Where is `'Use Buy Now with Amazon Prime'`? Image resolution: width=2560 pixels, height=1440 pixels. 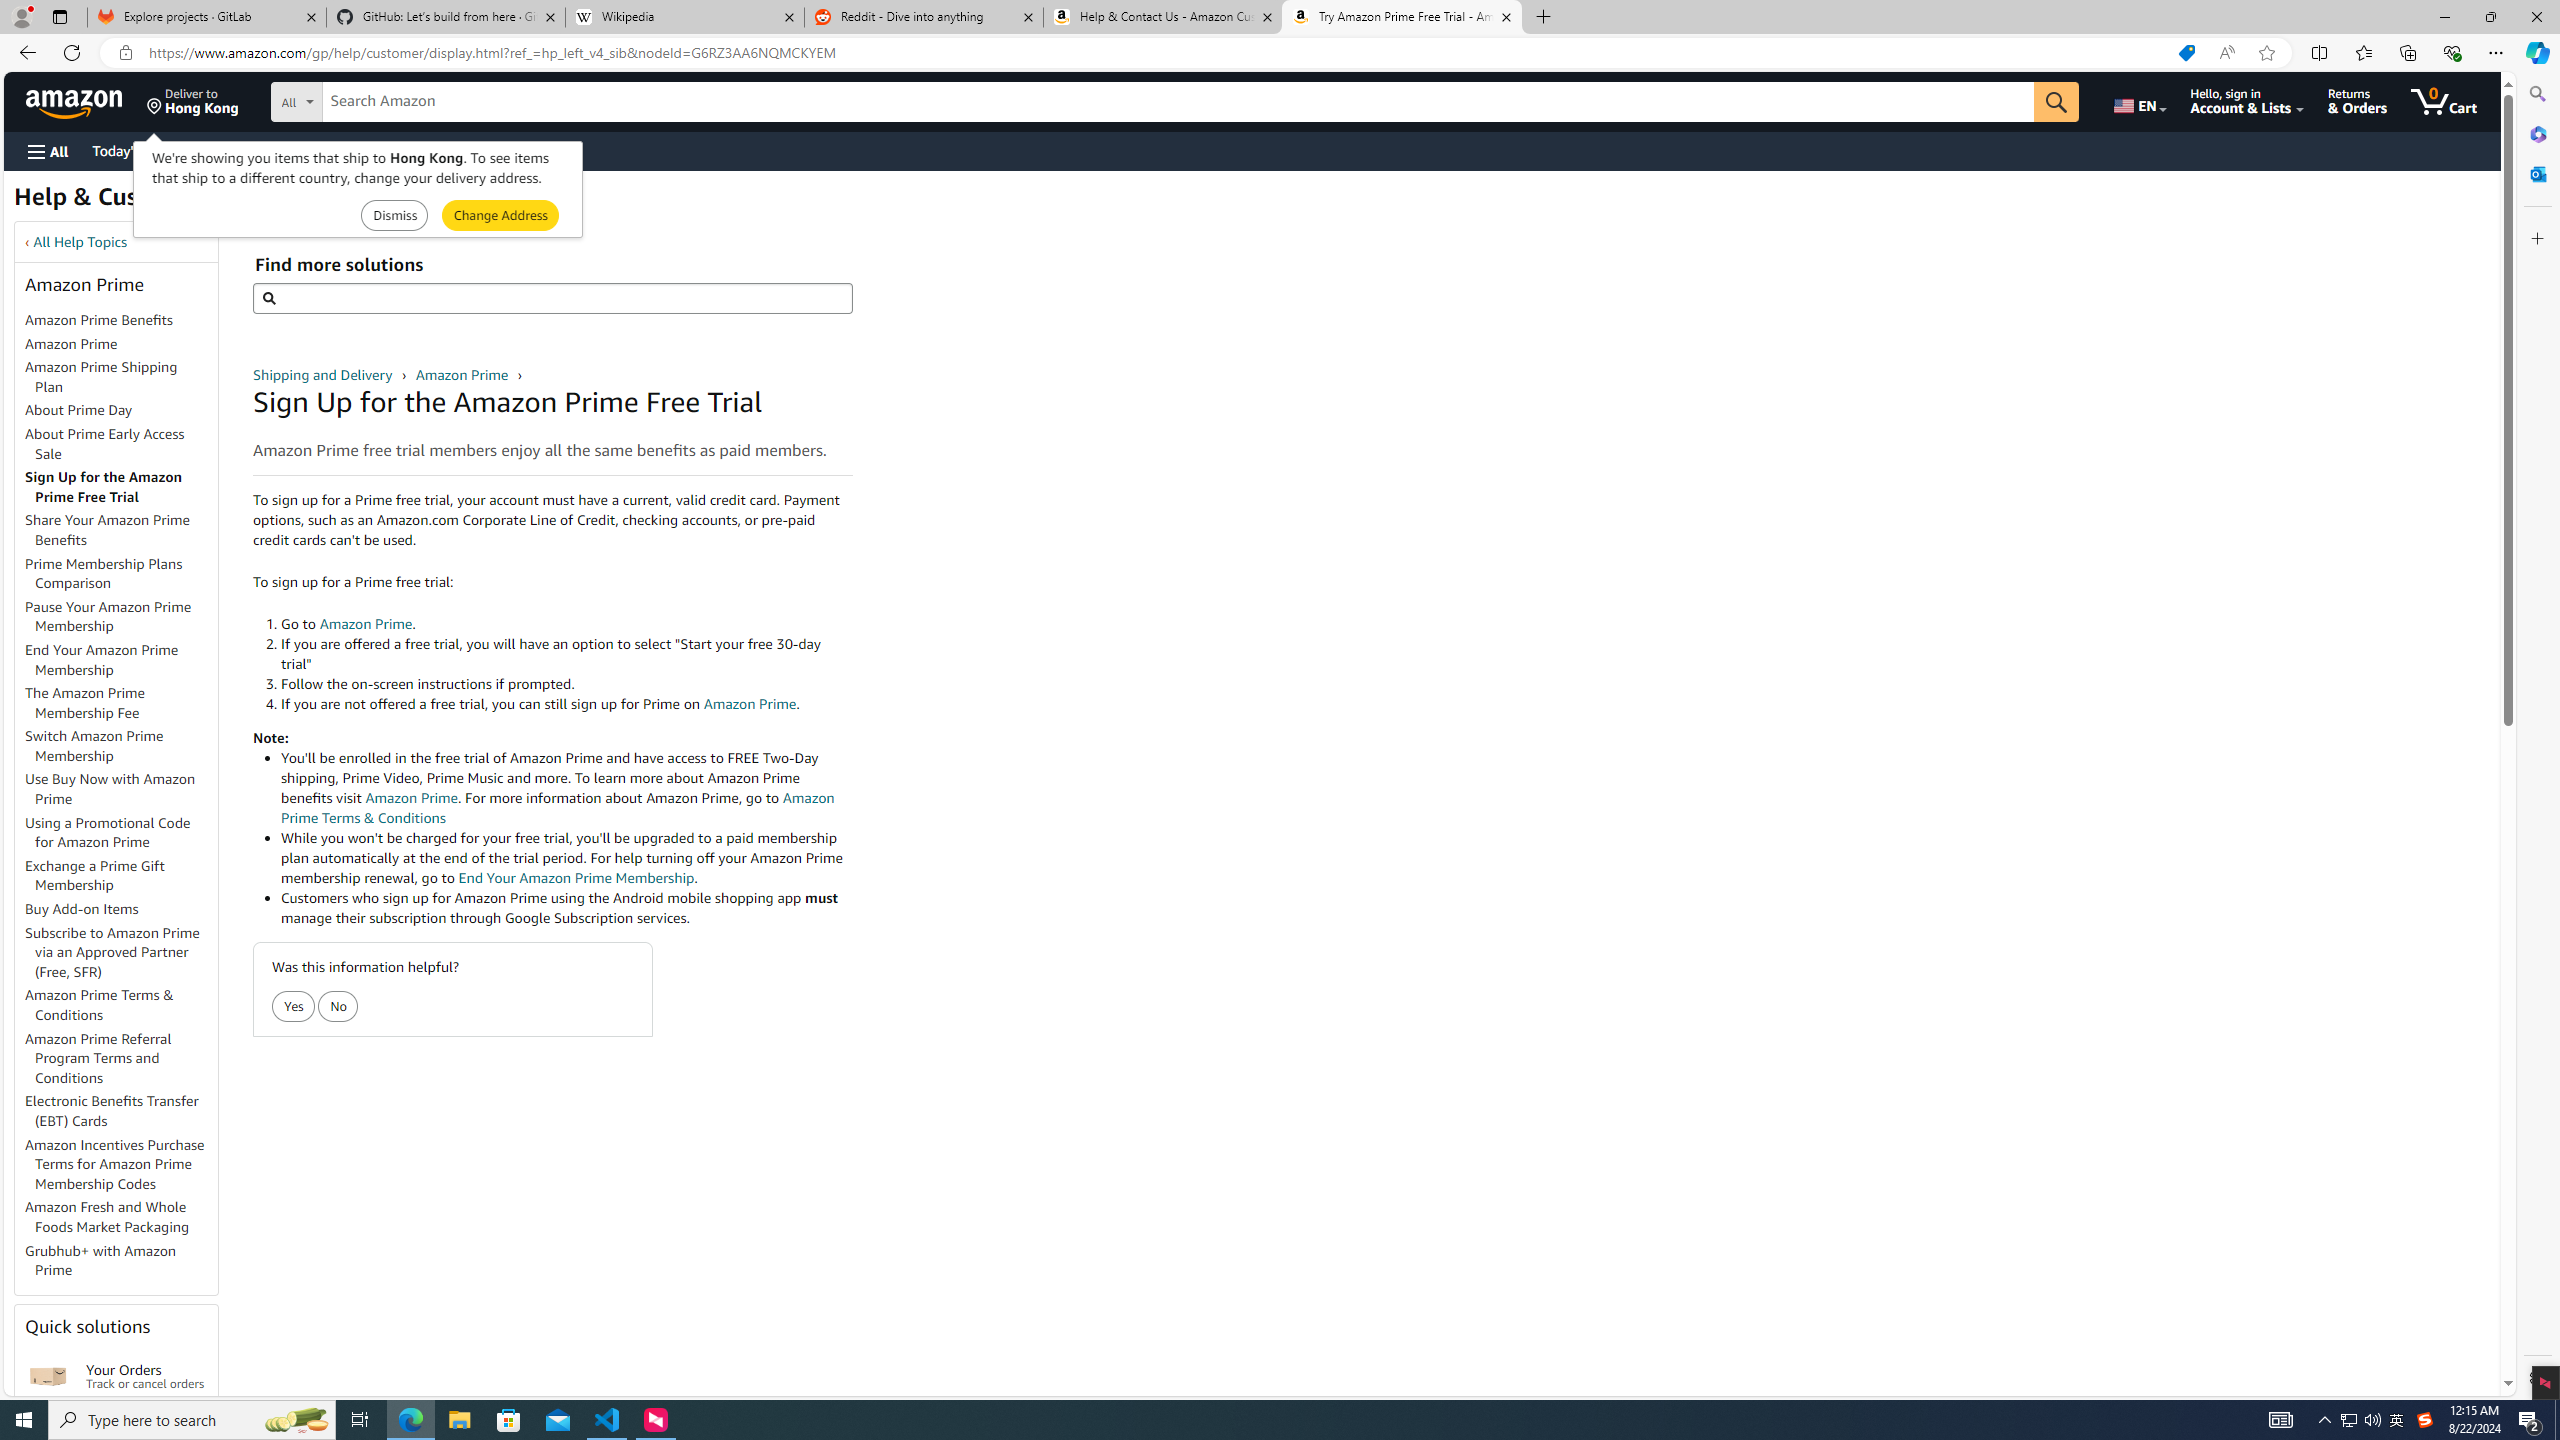
'Use Buy Now with Amazon Prime' is located at coordinates (121, 788).